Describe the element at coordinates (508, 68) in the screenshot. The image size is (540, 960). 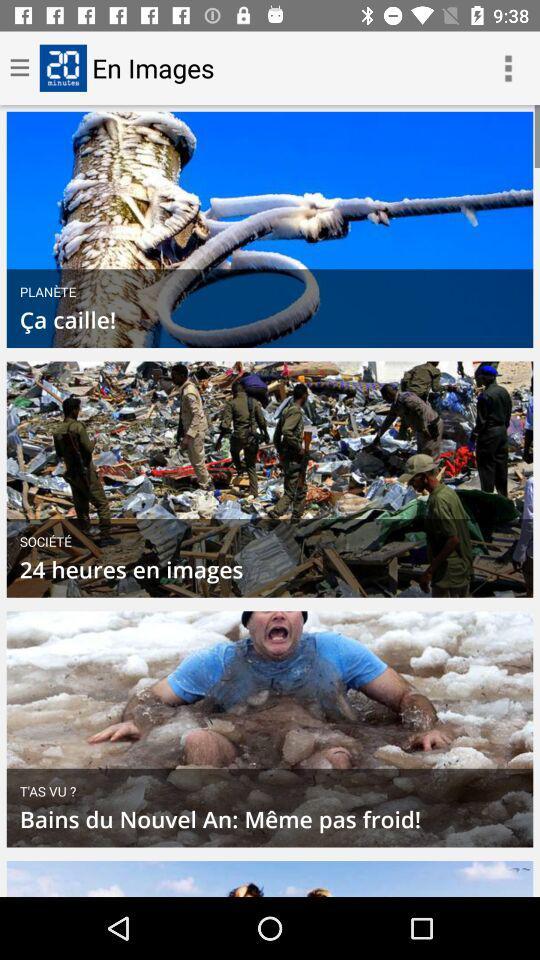
I see `the app to the right of the en images item` at that location.